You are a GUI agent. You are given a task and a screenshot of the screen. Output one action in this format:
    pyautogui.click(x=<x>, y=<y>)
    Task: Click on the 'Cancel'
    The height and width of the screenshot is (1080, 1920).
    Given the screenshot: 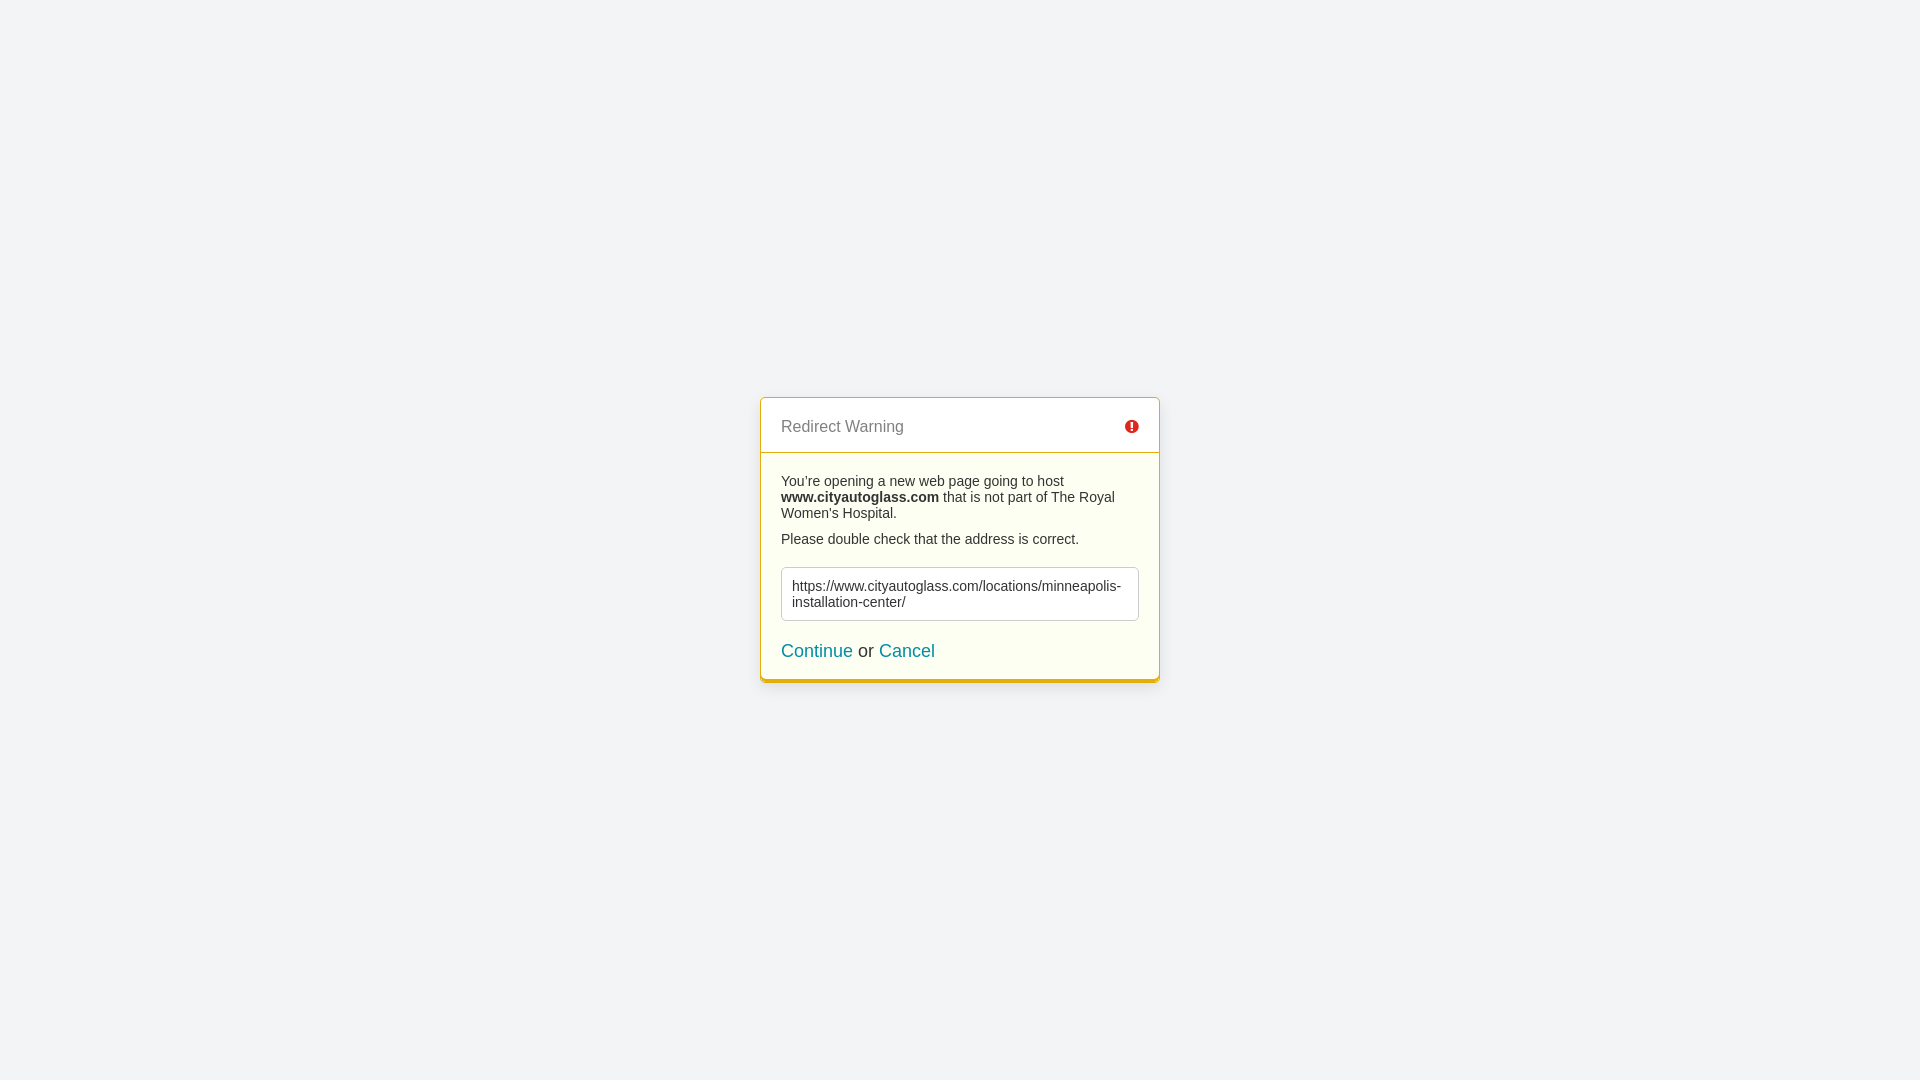 What is the action you would take?
    pyautogui.click(x=878, y=651)
    